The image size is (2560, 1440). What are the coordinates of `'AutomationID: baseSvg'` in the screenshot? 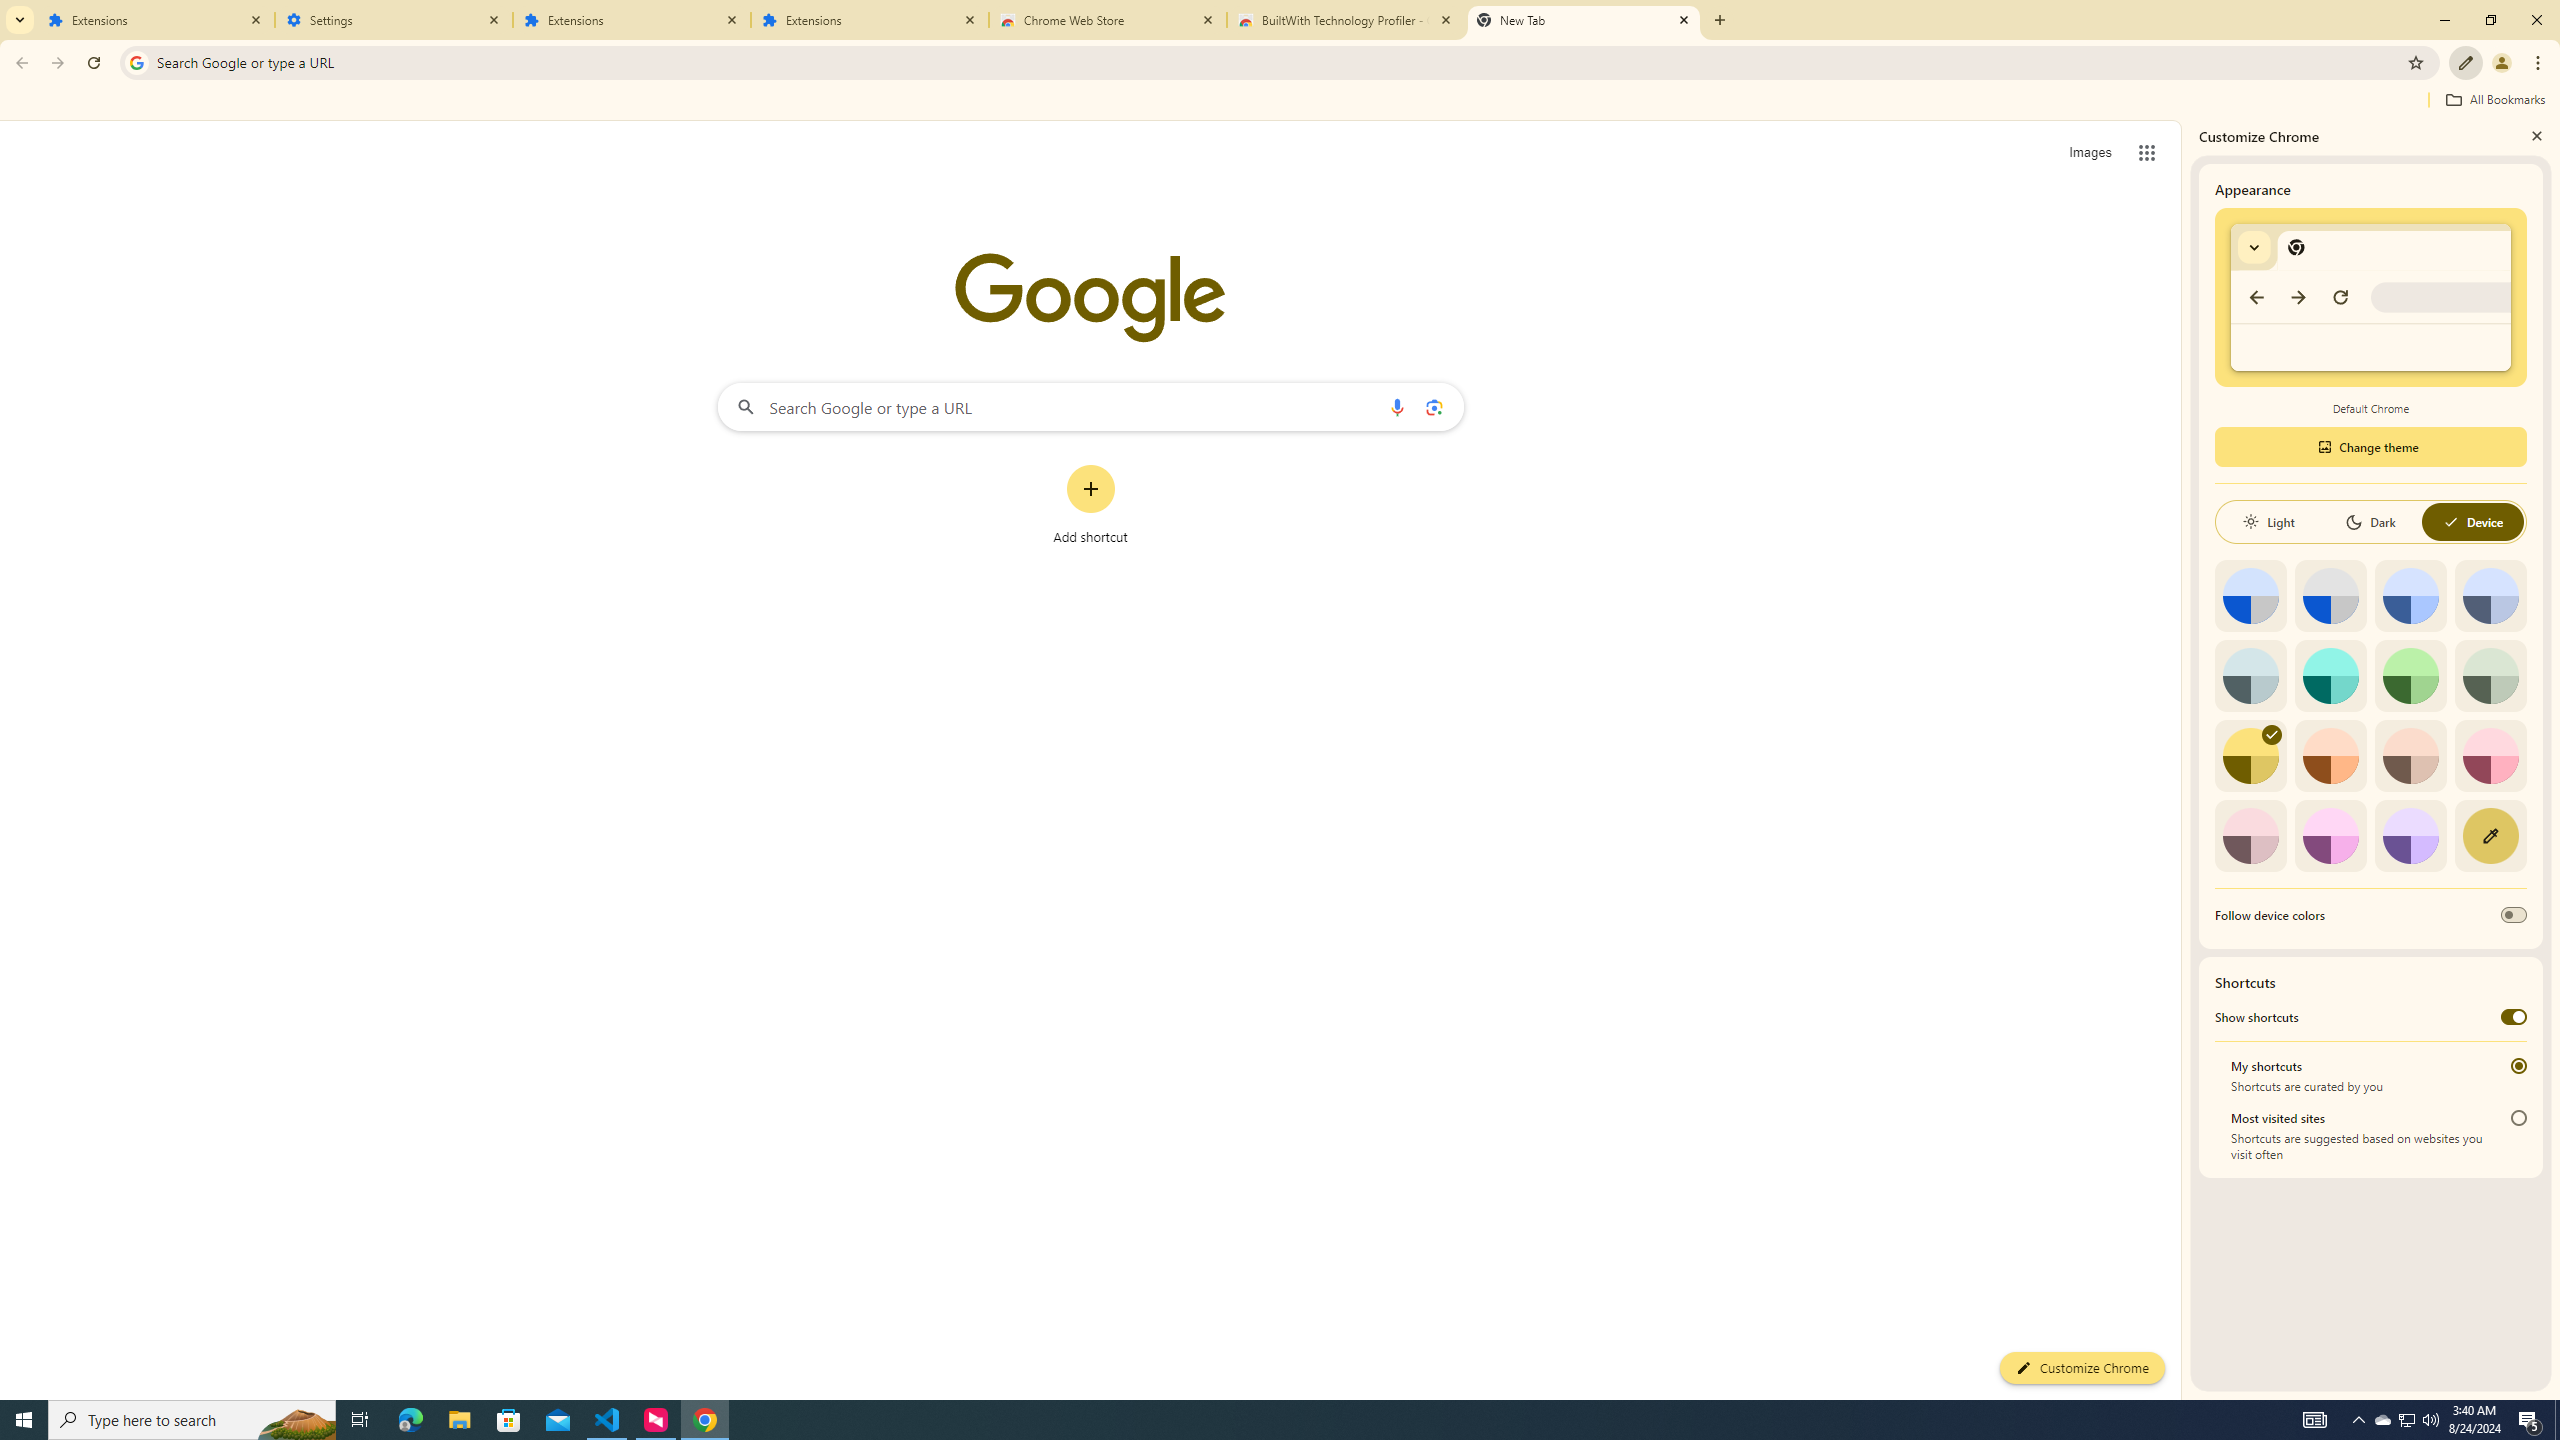 It's located at (2450, 521).